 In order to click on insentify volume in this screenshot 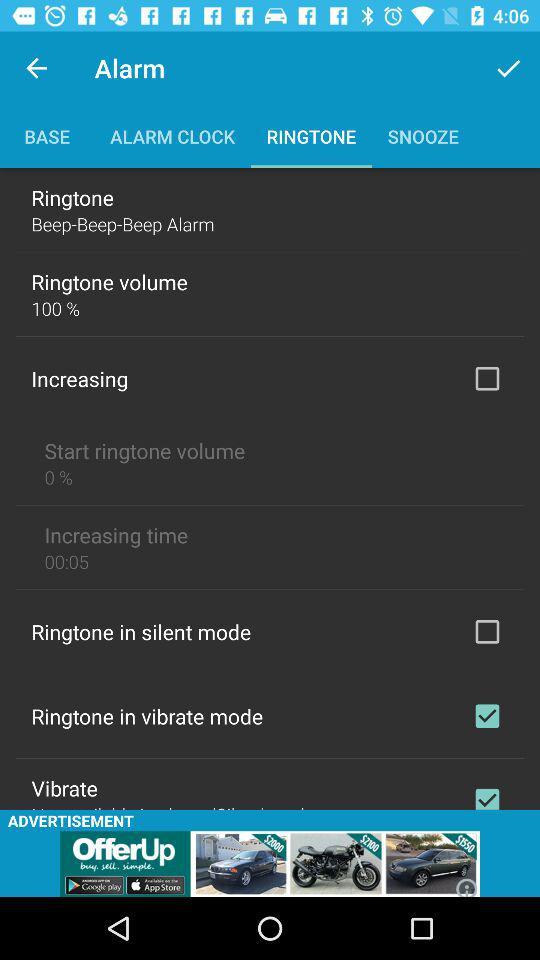, I will do `click(486, 377)`.